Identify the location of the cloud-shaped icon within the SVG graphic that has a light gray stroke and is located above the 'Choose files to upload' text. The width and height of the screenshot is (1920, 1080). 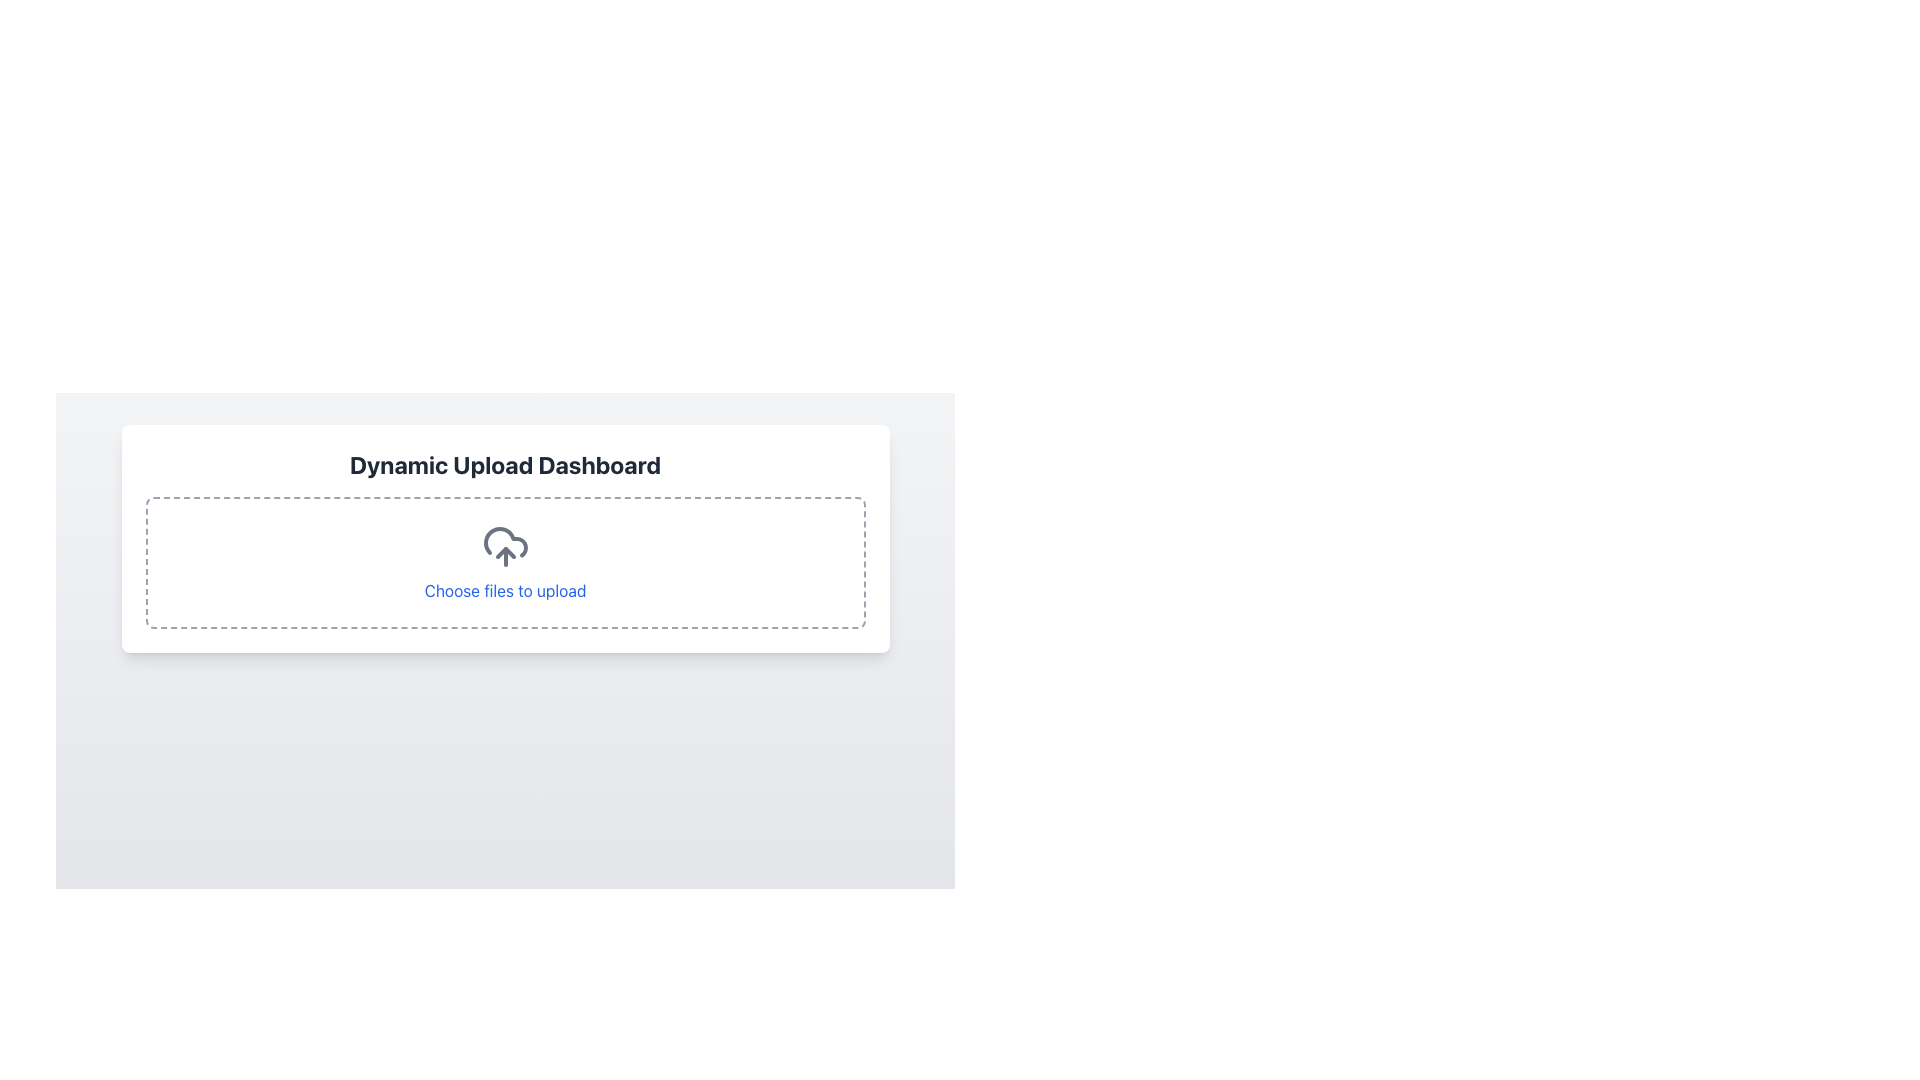
(505, 542).